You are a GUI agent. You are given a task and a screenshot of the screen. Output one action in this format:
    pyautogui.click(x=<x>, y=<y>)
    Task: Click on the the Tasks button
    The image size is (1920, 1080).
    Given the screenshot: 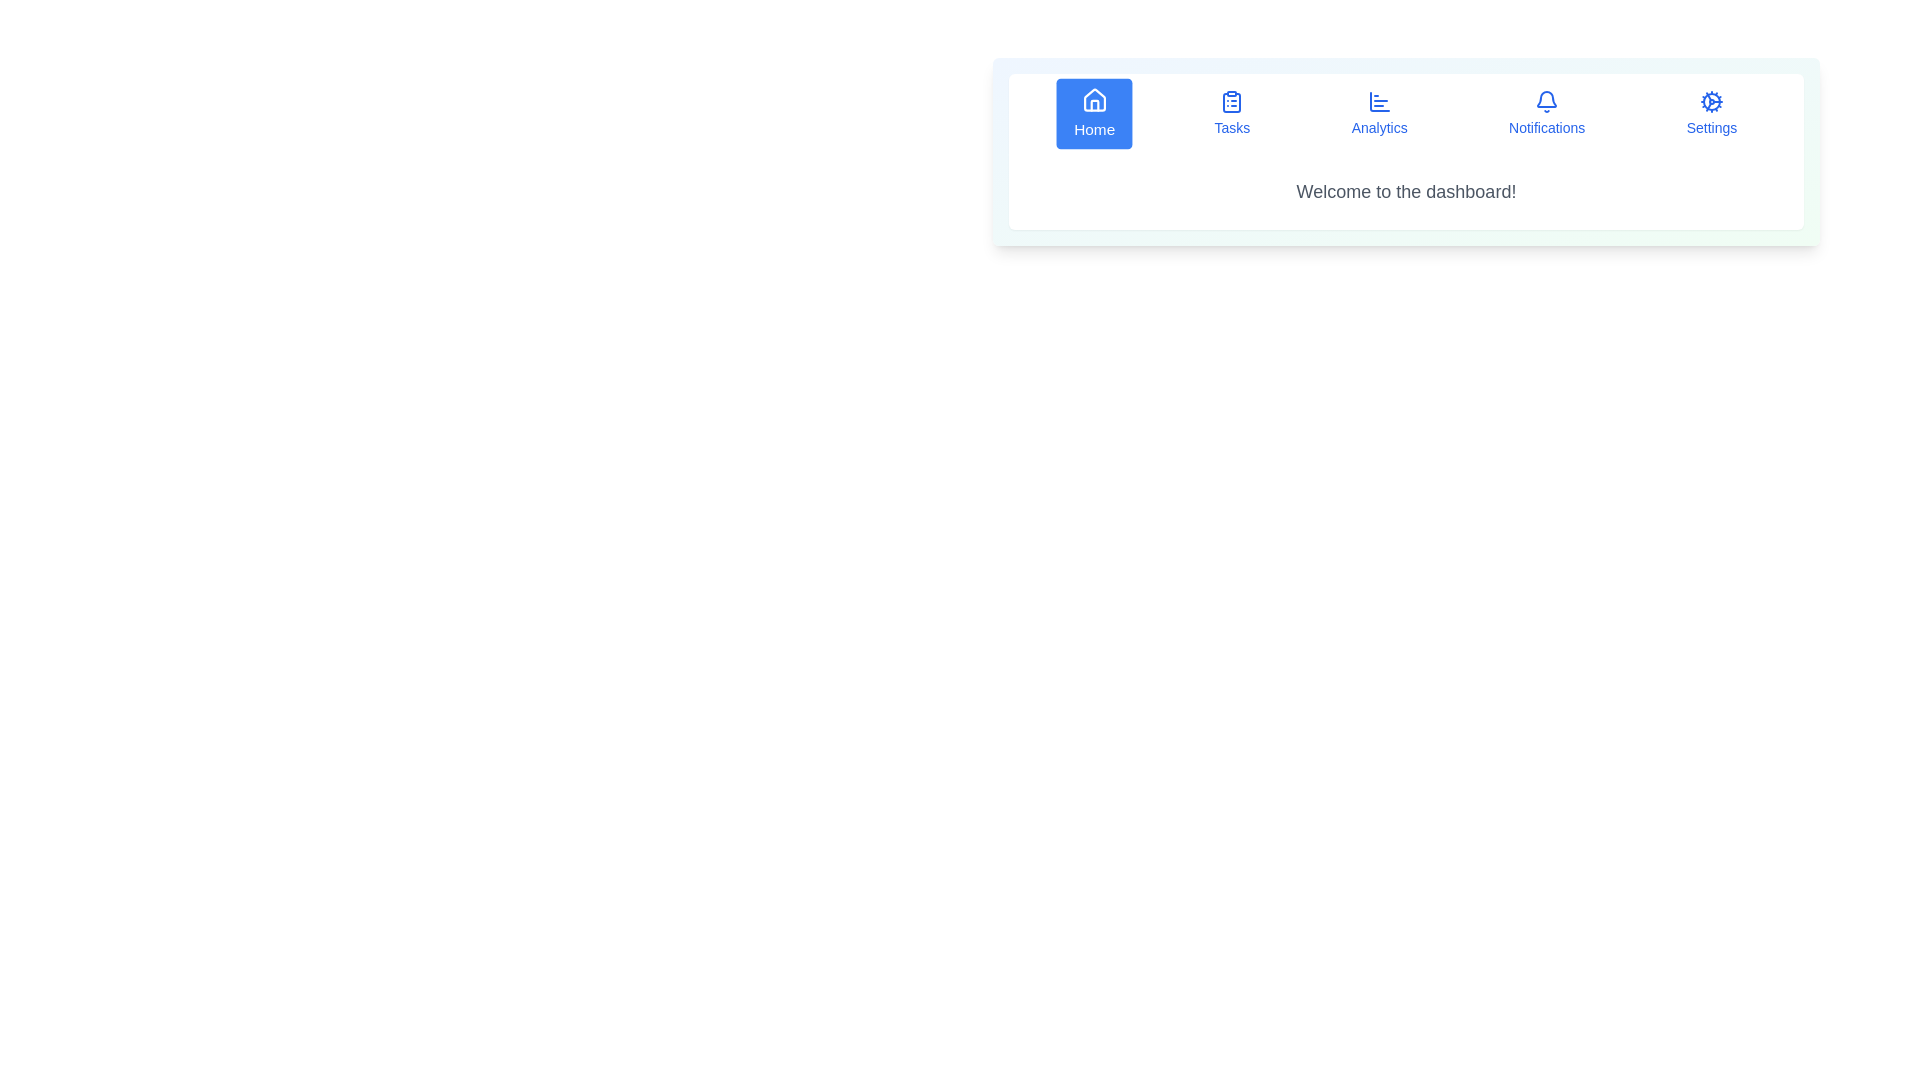 What is the action you would take?
    pyautogui.click(x=1231, y=114)
    